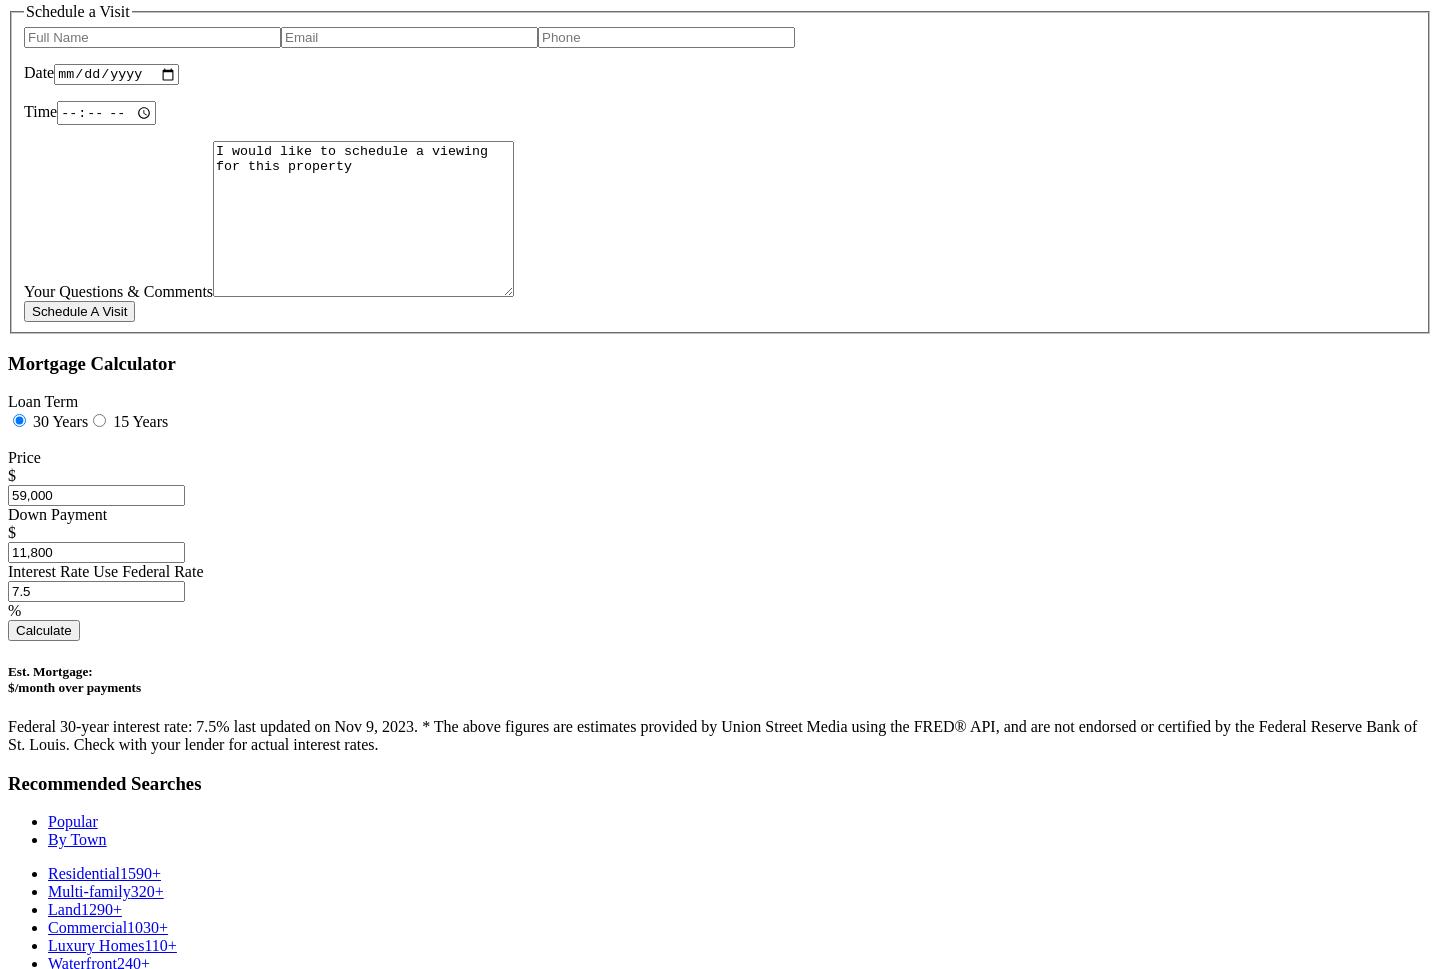 This screenshot has width=1440, height=969. Describe the element at coordinates (46, 838) in the screenshot. I see `'By Town'` at that location.